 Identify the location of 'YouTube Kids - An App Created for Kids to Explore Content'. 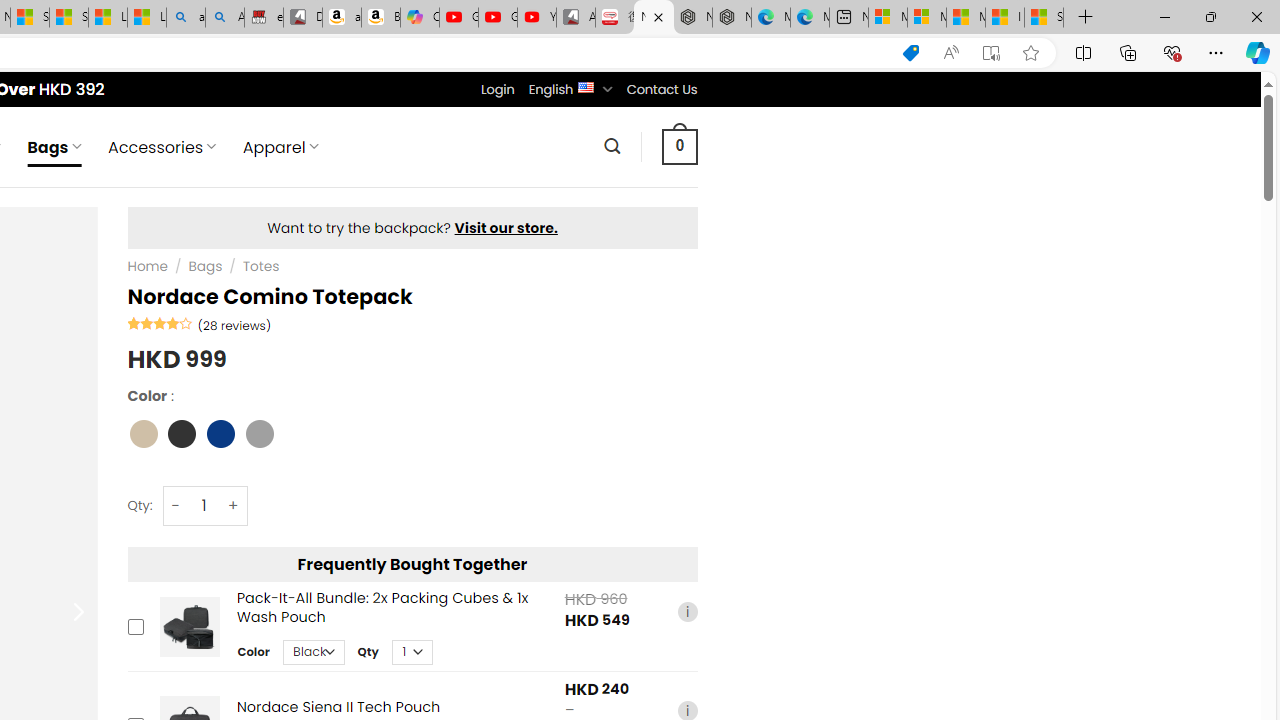
(536, 17).